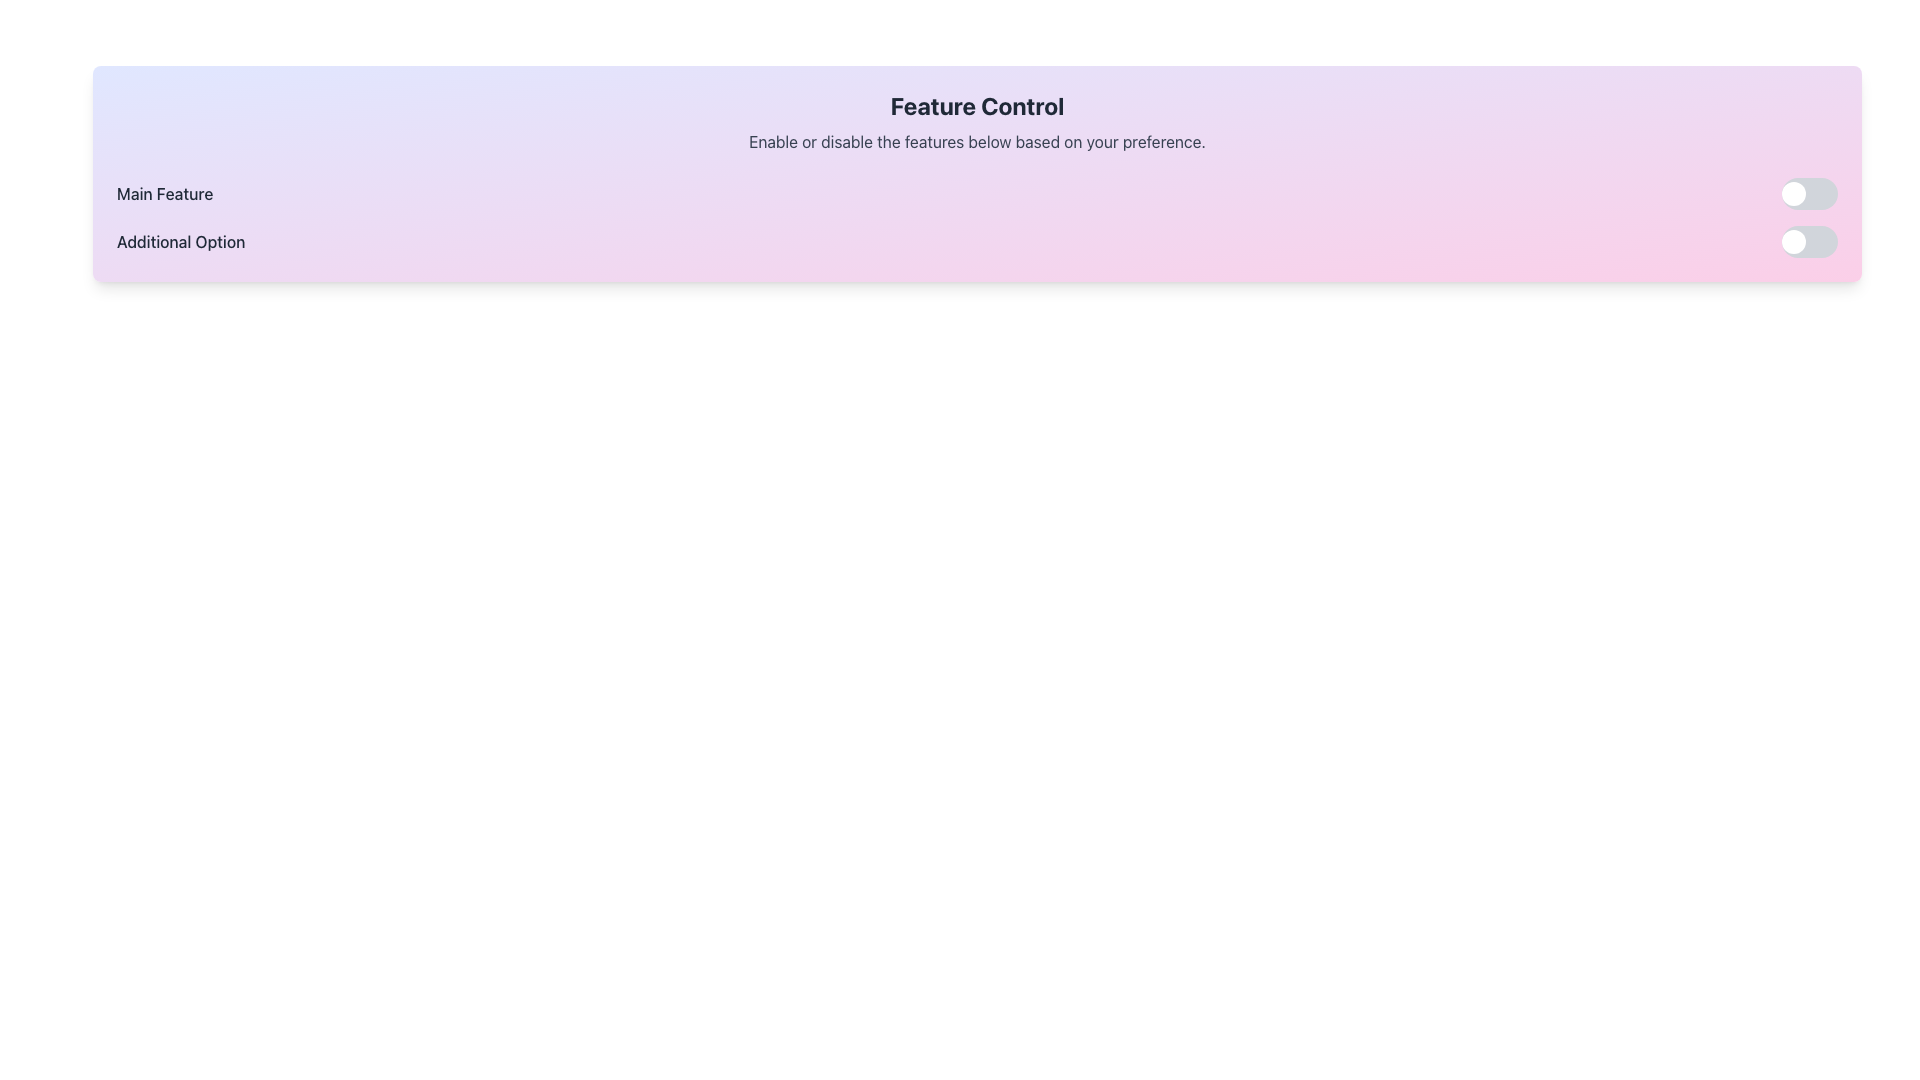 The width and height of the screenshot is (1920, 1080). I want to click on the toggle switch located at the far right end of the row labeled 'Main Feature', so click(1809, 193).